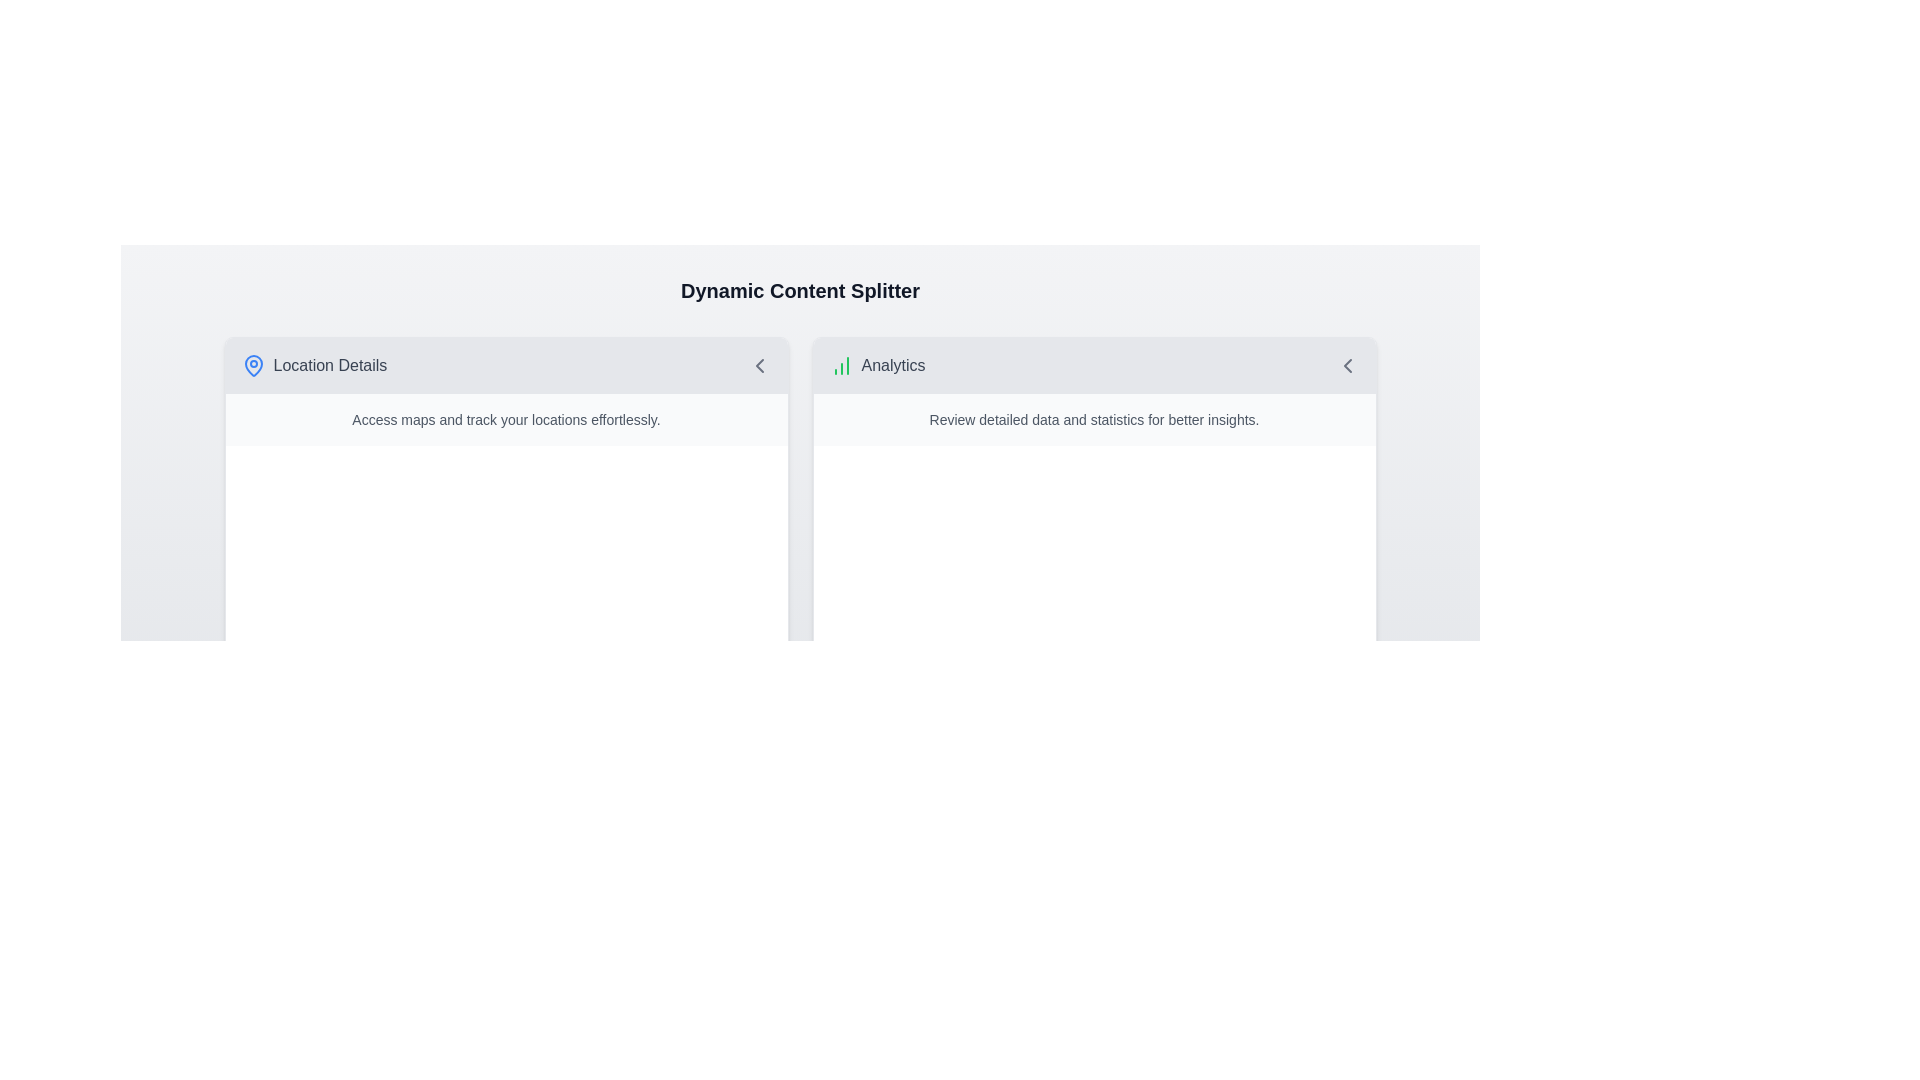 The width and height of the screenshot is (1920, 1080). I want to click on the SVG Icon that serves as a visual indicator for the 'Location Details' section, located to the left of the text 'Location Details', so click(252, 366).